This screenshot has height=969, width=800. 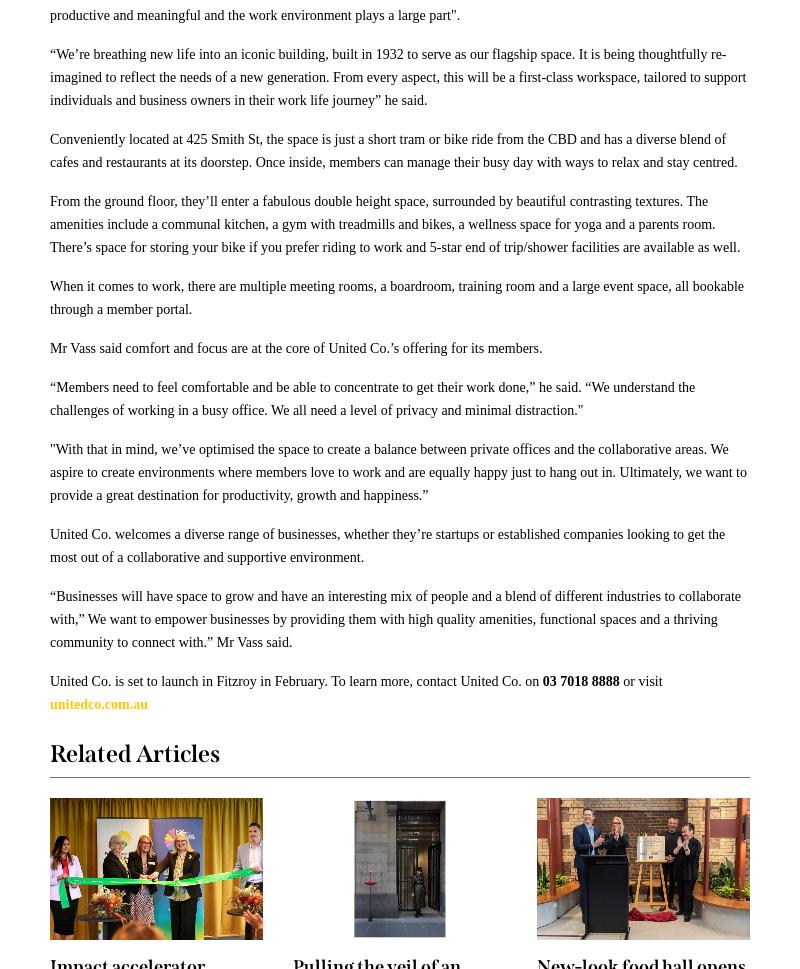 What do you see at coordinates (49, 680) in the screenshot?
I see `'United Co. is set to launch in Fitzroy in February. To learn more, contact United Co. on'` at bounding box center [49, 680].